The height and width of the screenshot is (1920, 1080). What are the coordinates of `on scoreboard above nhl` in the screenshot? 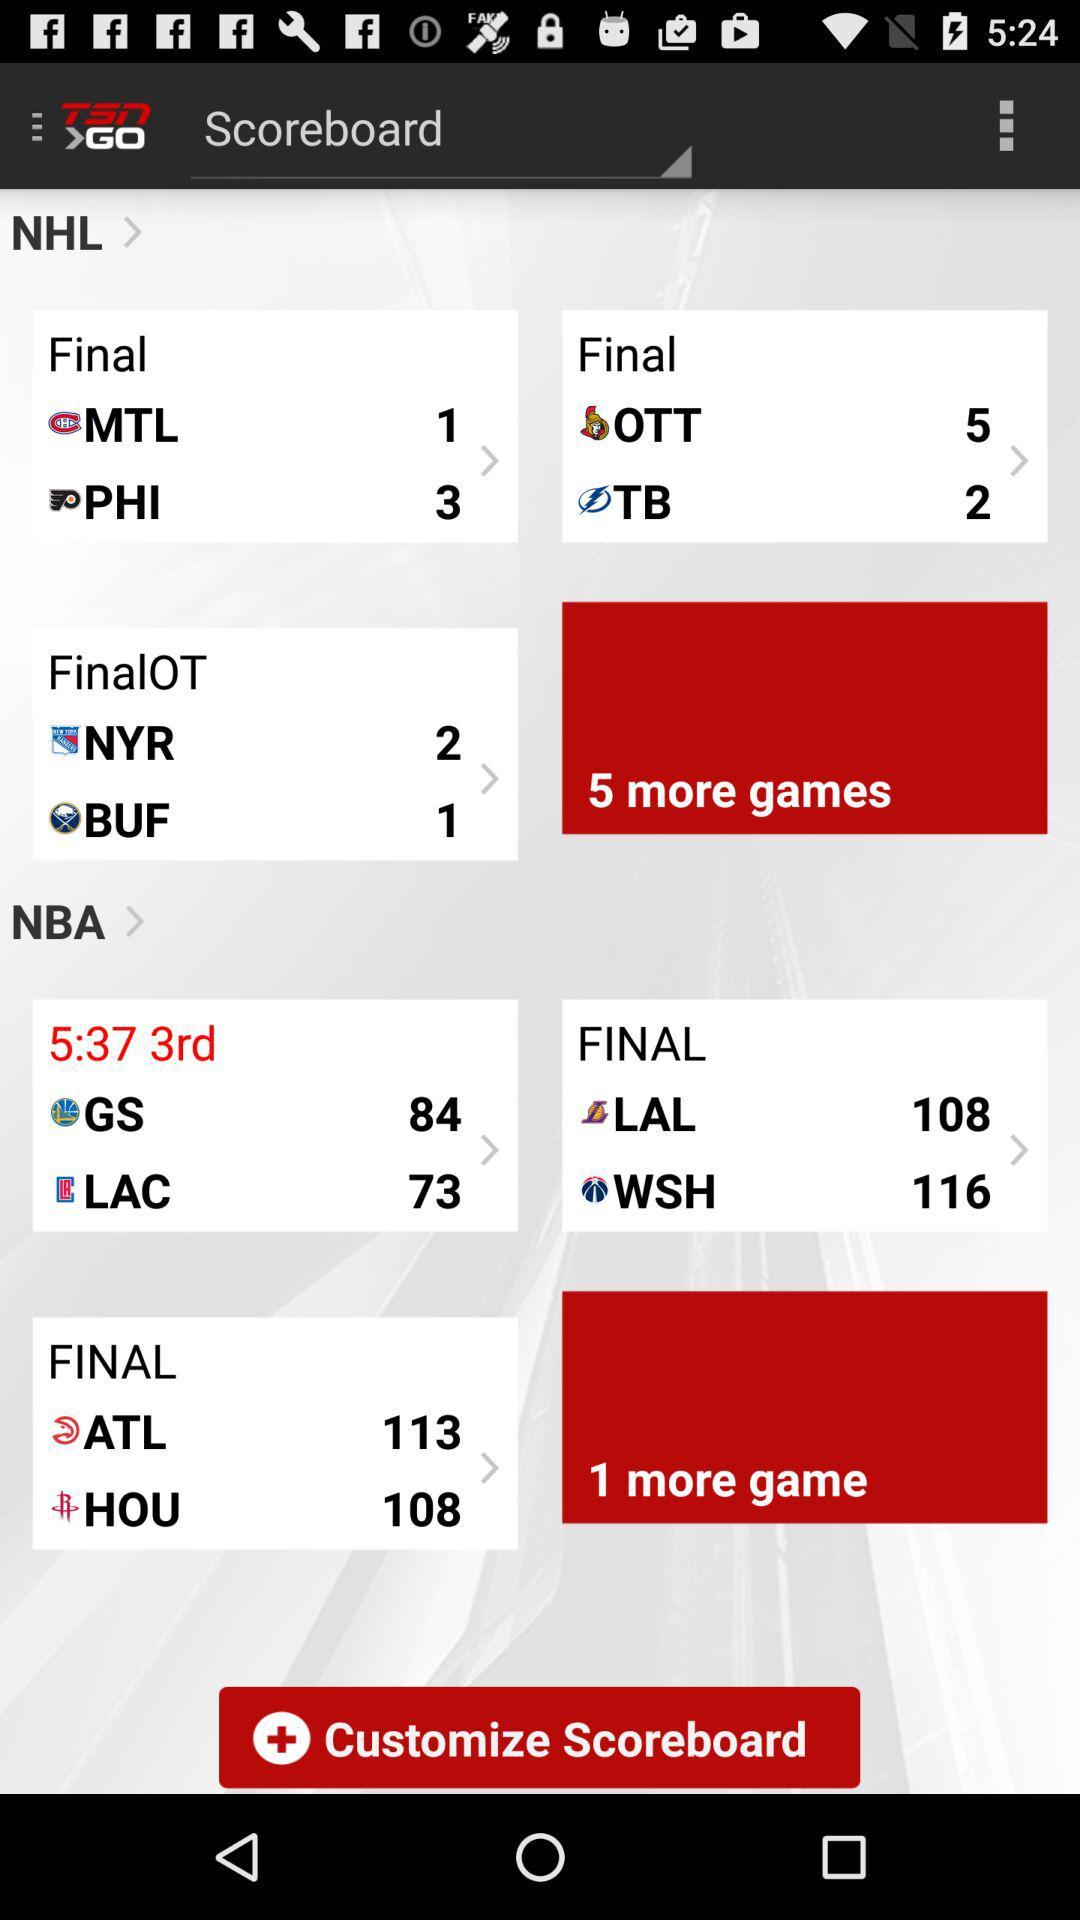 It's located at (439, 124).